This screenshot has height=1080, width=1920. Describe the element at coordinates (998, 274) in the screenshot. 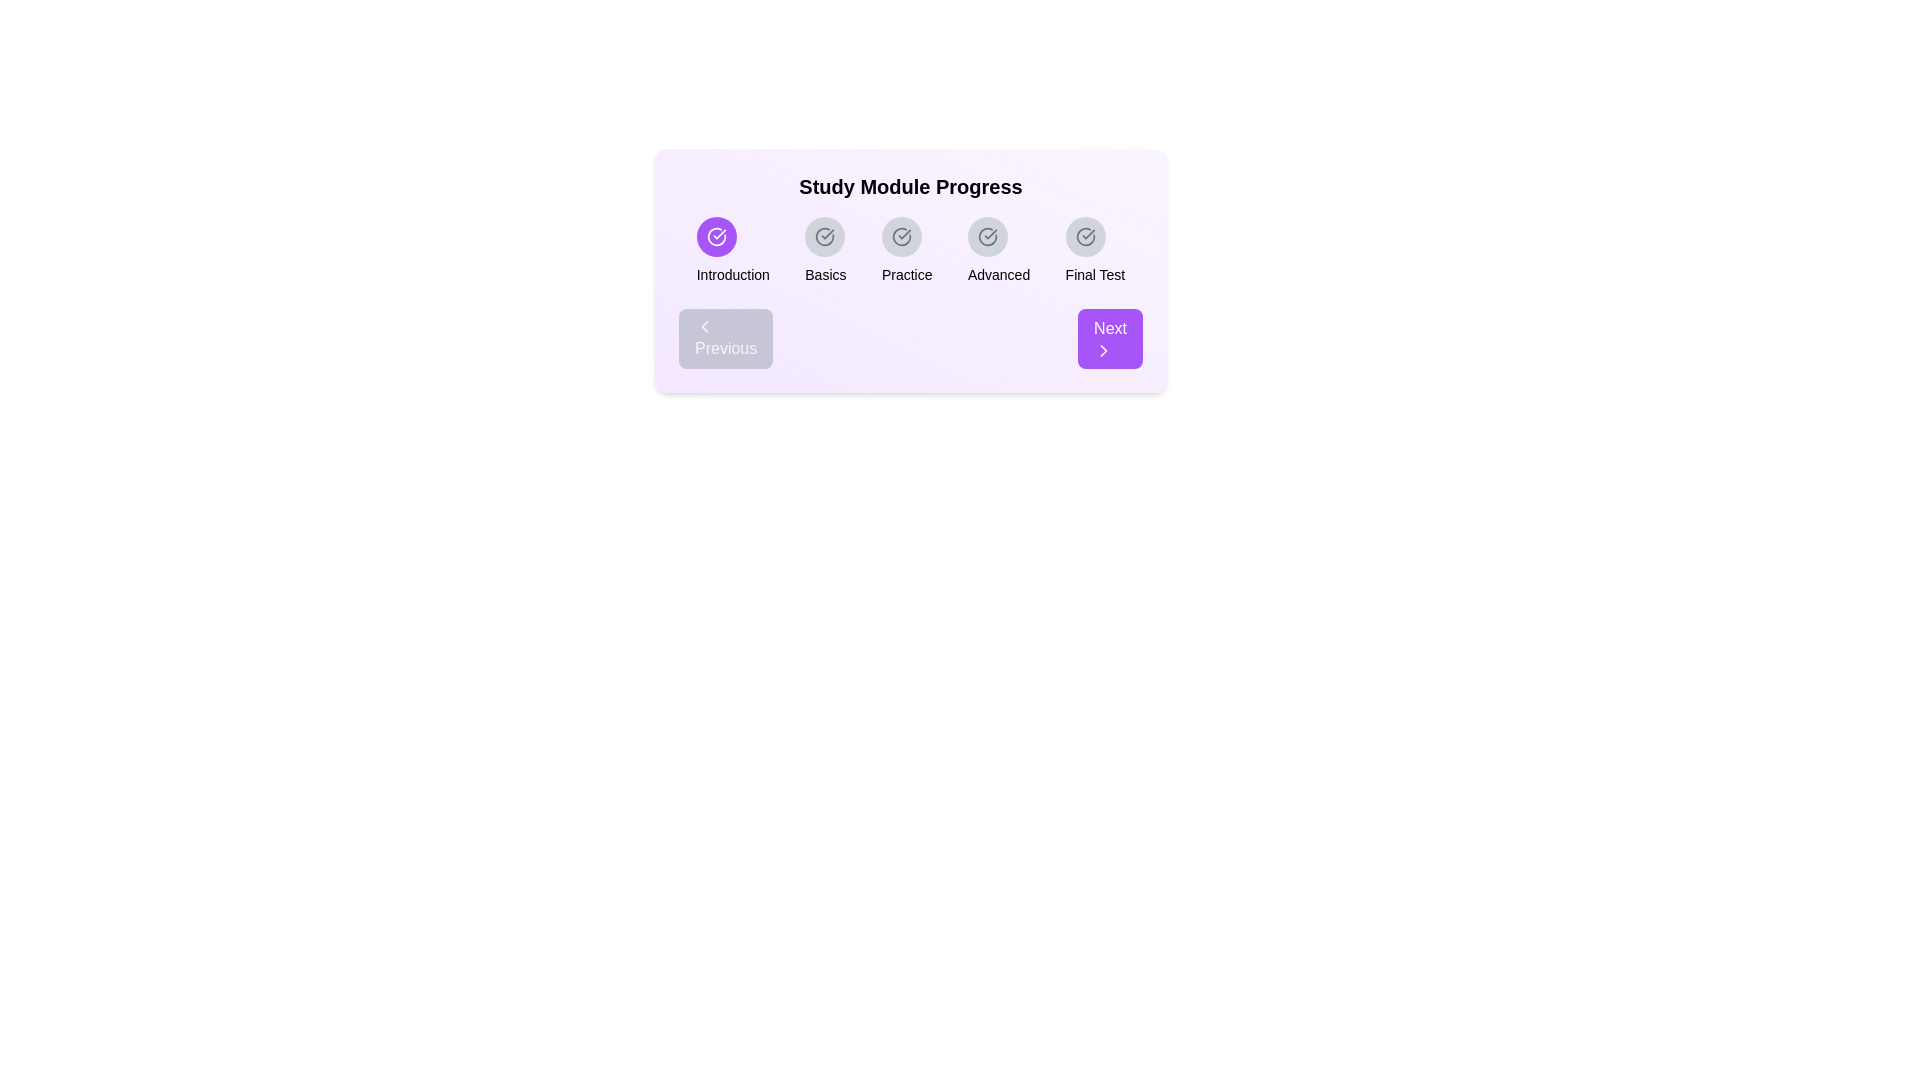

I see `the text label displaying 'Advanced', which is the fourth stage in the 'Study Module Progress' interface, located below a circular icon` at that location.